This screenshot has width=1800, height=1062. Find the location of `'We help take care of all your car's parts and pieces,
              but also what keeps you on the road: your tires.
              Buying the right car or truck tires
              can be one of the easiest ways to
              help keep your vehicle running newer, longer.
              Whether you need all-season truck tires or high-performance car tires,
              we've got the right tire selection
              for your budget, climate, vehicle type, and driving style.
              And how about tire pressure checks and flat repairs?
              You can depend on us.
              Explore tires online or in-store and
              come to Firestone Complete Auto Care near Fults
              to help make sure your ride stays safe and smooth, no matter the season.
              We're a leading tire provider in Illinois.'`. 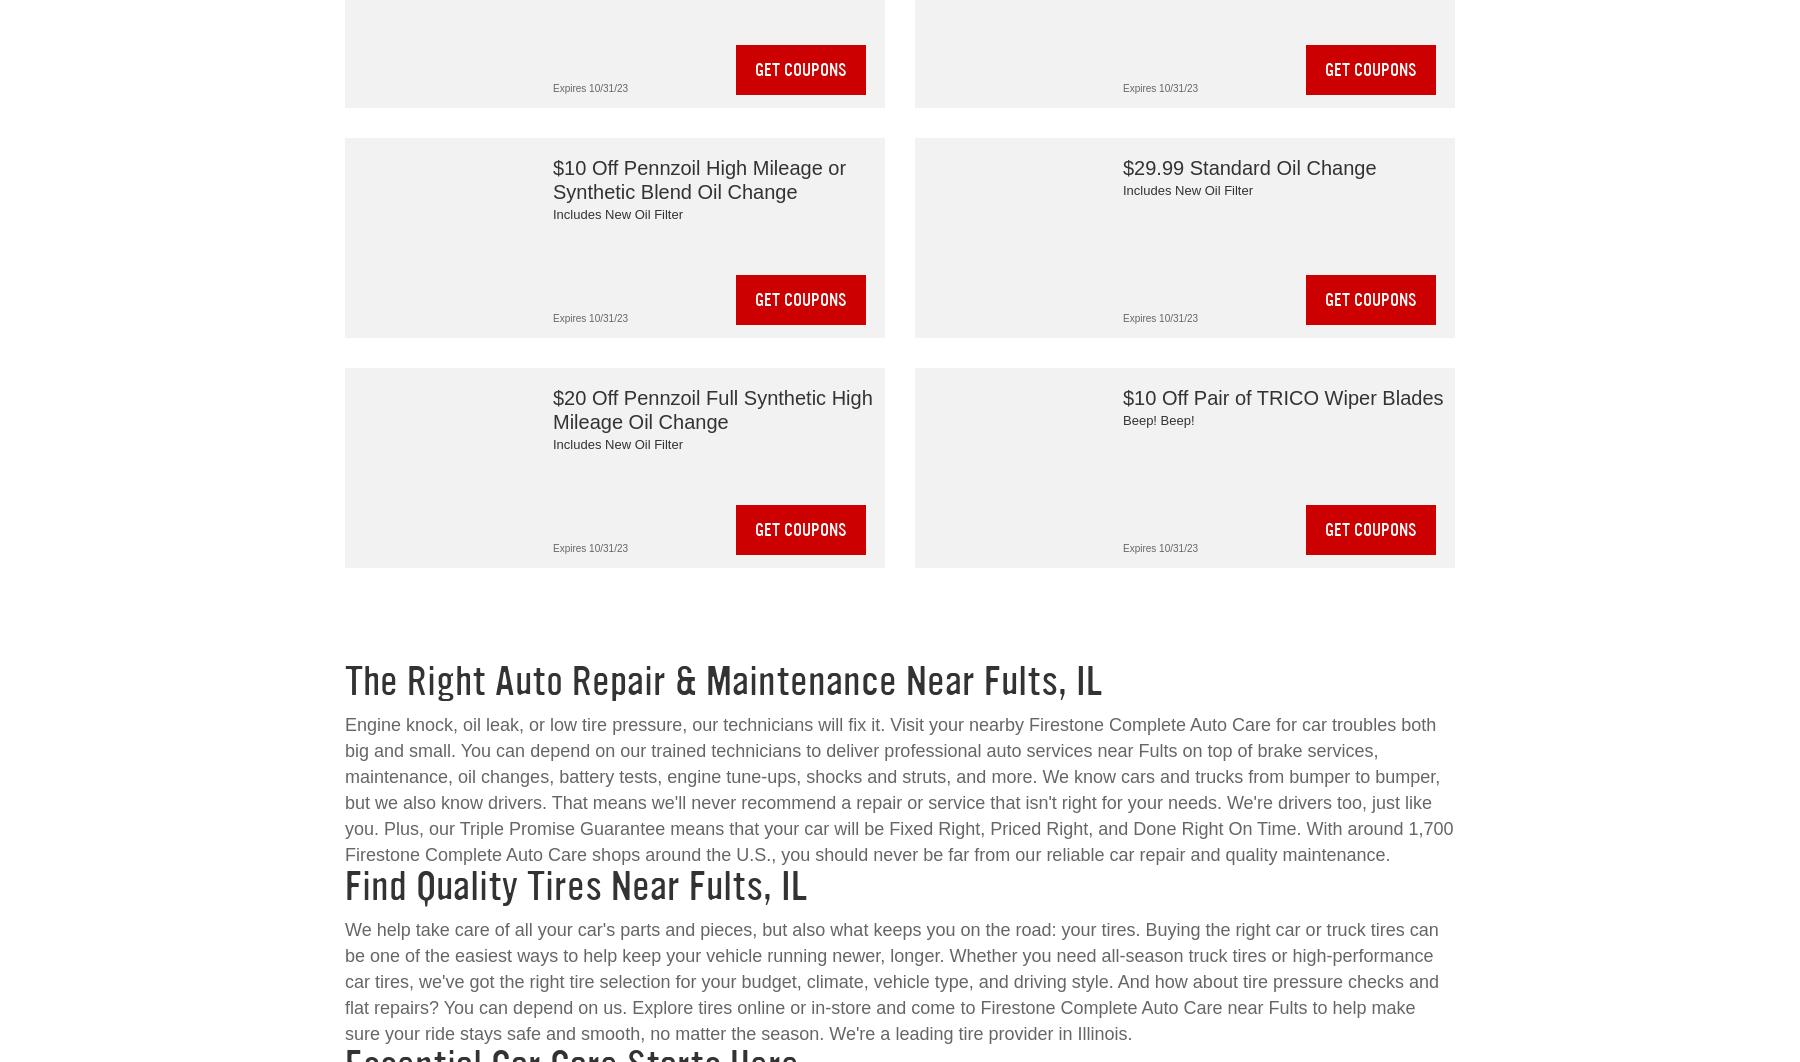

'We help take care of all your car's parts and pieces,
              but also what keeps you on the road: your tires.
              Buying the right car or truck tires
              can be one of the easiest ways to
              help keep your vehicle running newer, longer.
              Whether you need all-season truck tires or high-performance car tires,
              we've got the right tire selection
              for your budget, climate, vehicle type, and driving style.
              And how about tire pressure checks and flat repairs?
              You can depend on us.
              Explore tires online or in-store and
              come to Firestone Complete Auto Care near Fults
              to help make sure your ride stays safe and smooth, no matter the season.
              We're a leading tire provider in Illinois.' is located at coordinates (892, 981).